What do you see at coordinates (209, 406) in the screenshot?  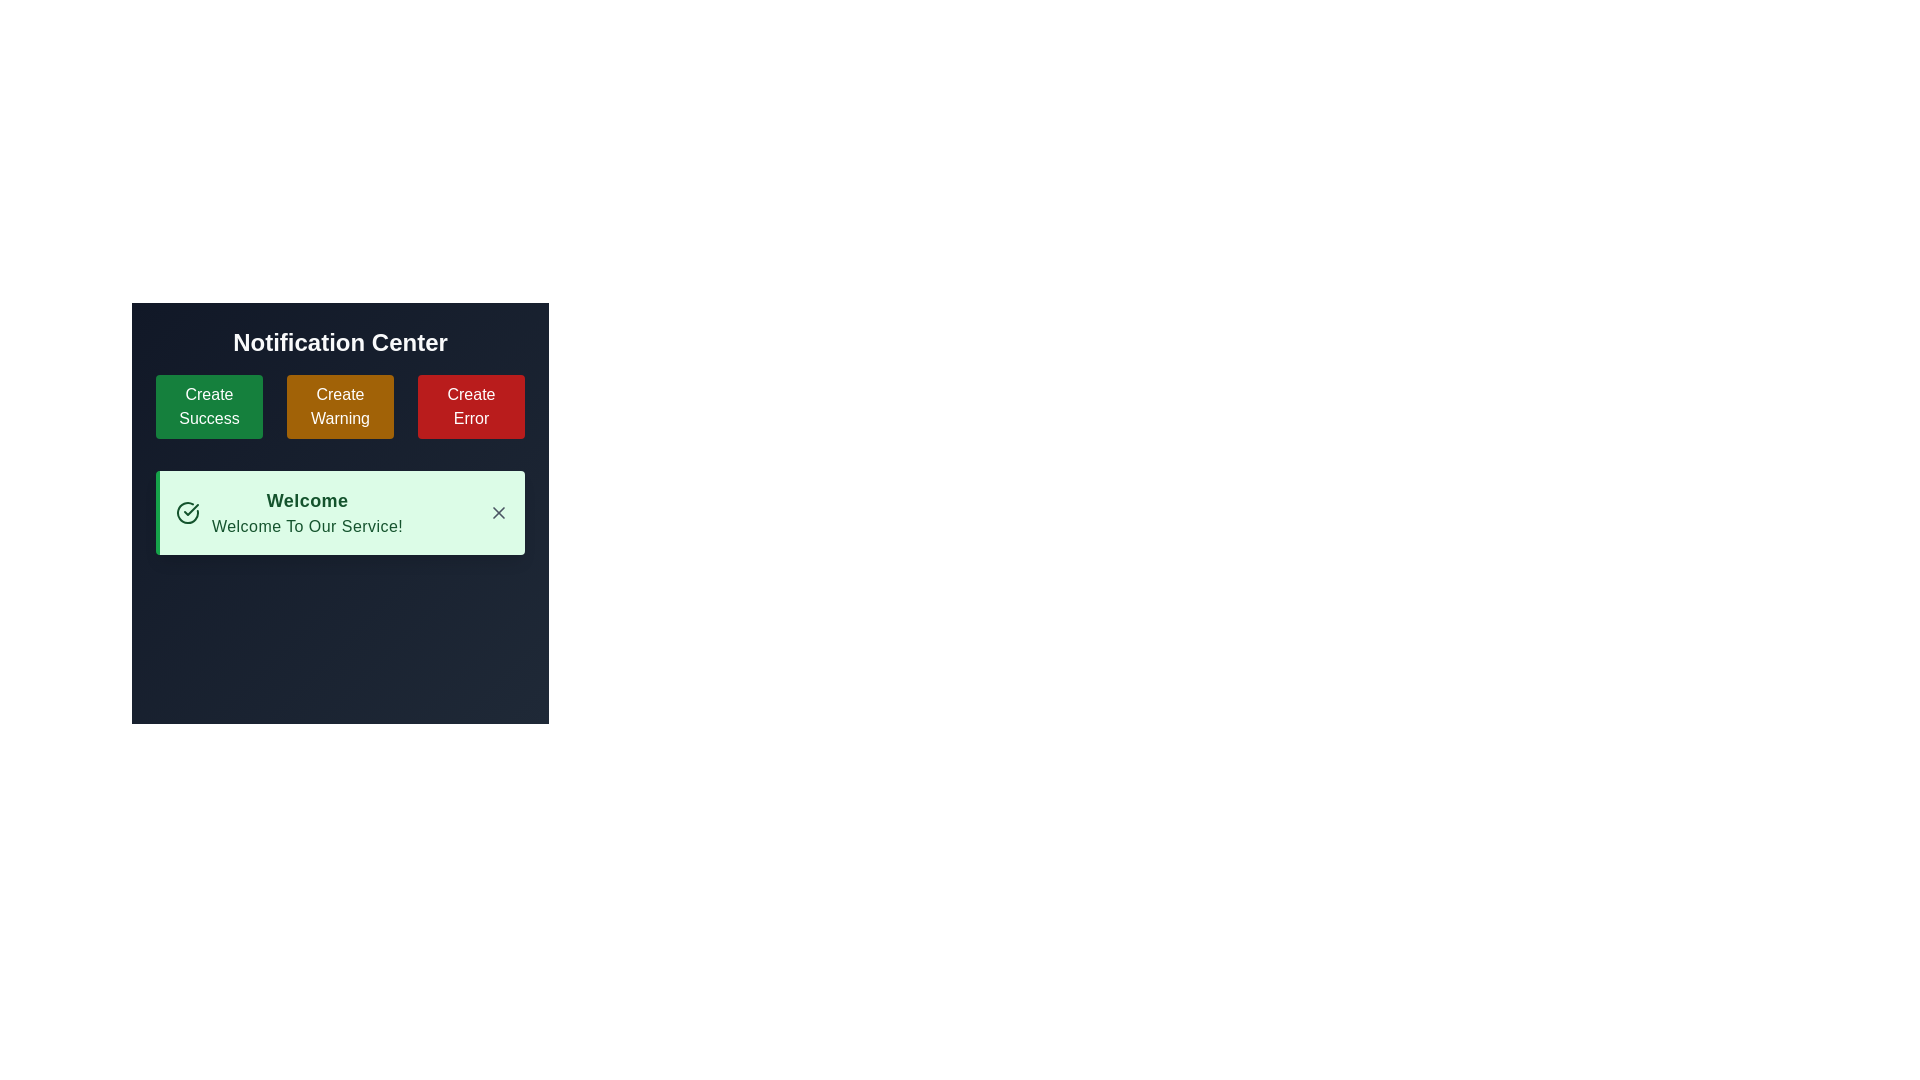 I see `the leftmost button in a group of three buttons, which is positioned near the top-left section of the interface` at bounding box center [209, 406].